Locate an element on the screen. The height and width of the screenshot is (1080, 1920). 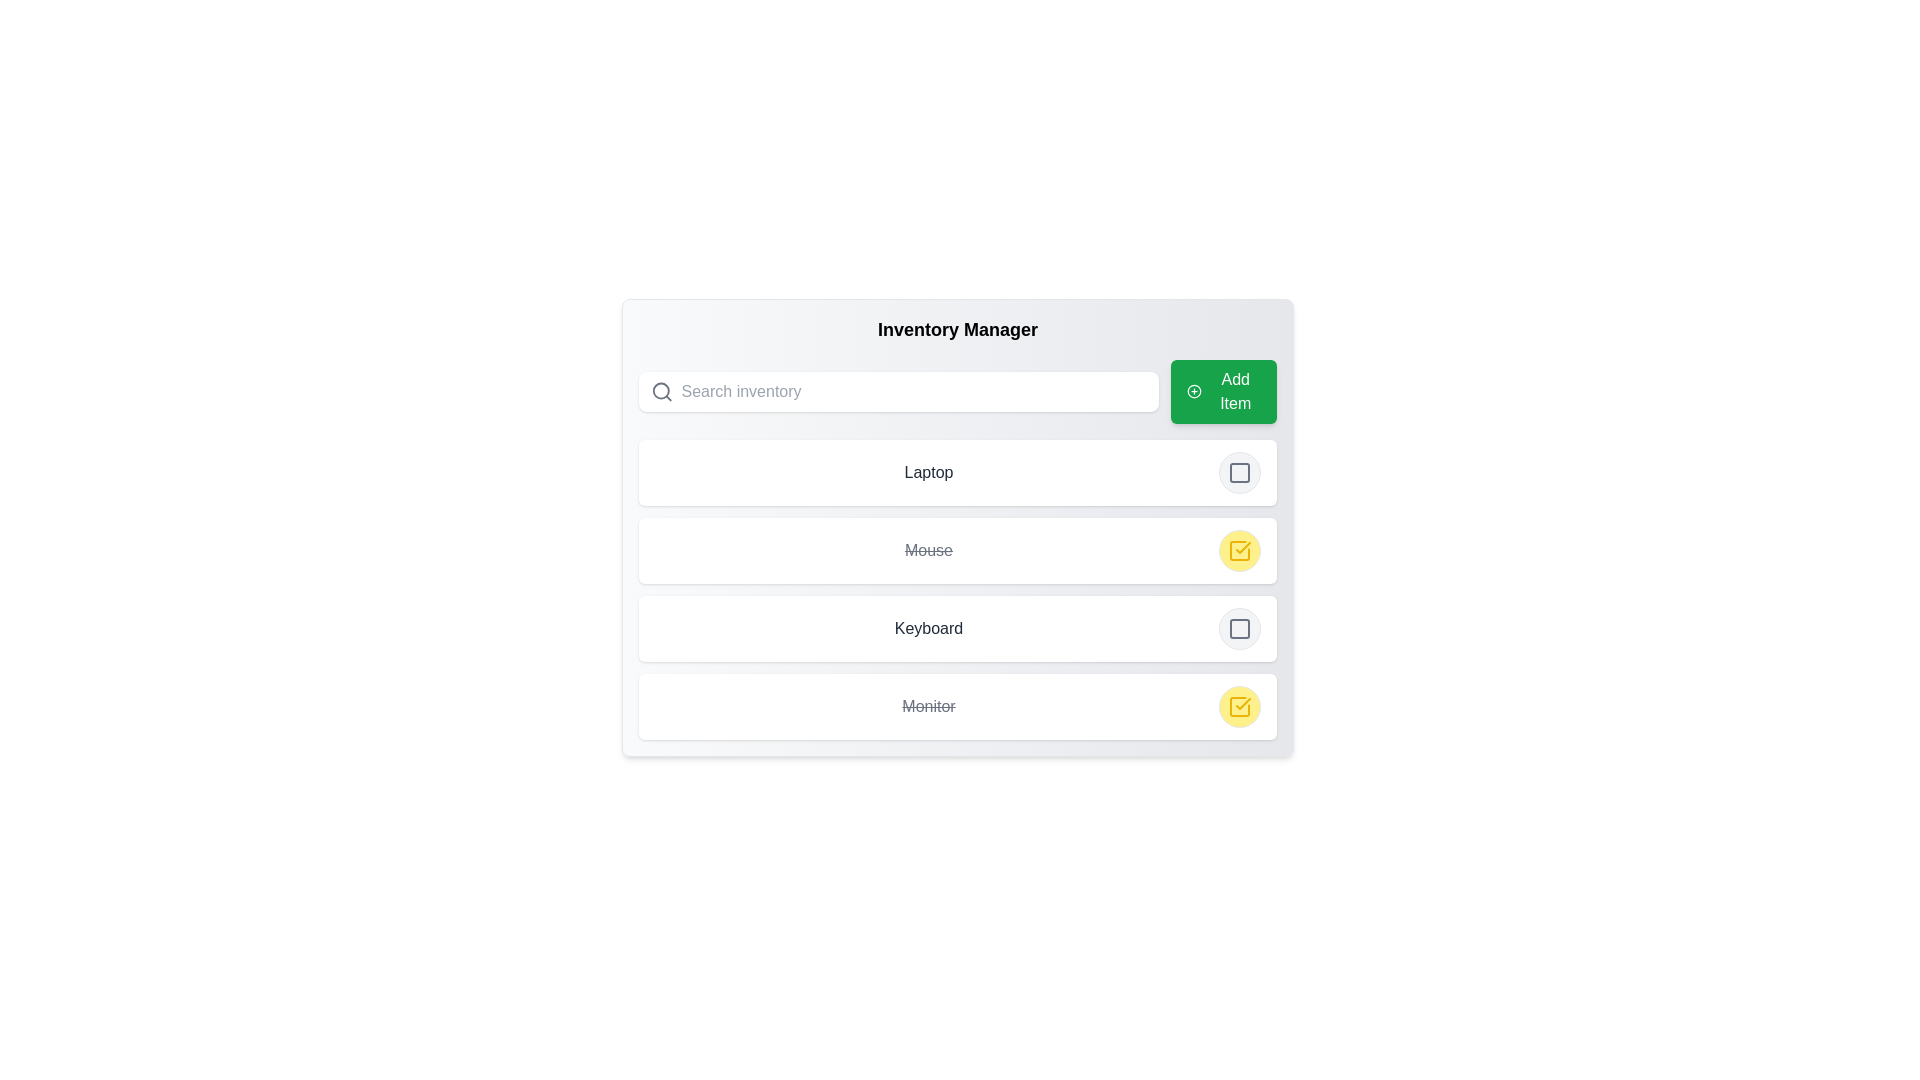
the 'Add' icon within the 'Add Item' button is located at coordinates (1194, 392).